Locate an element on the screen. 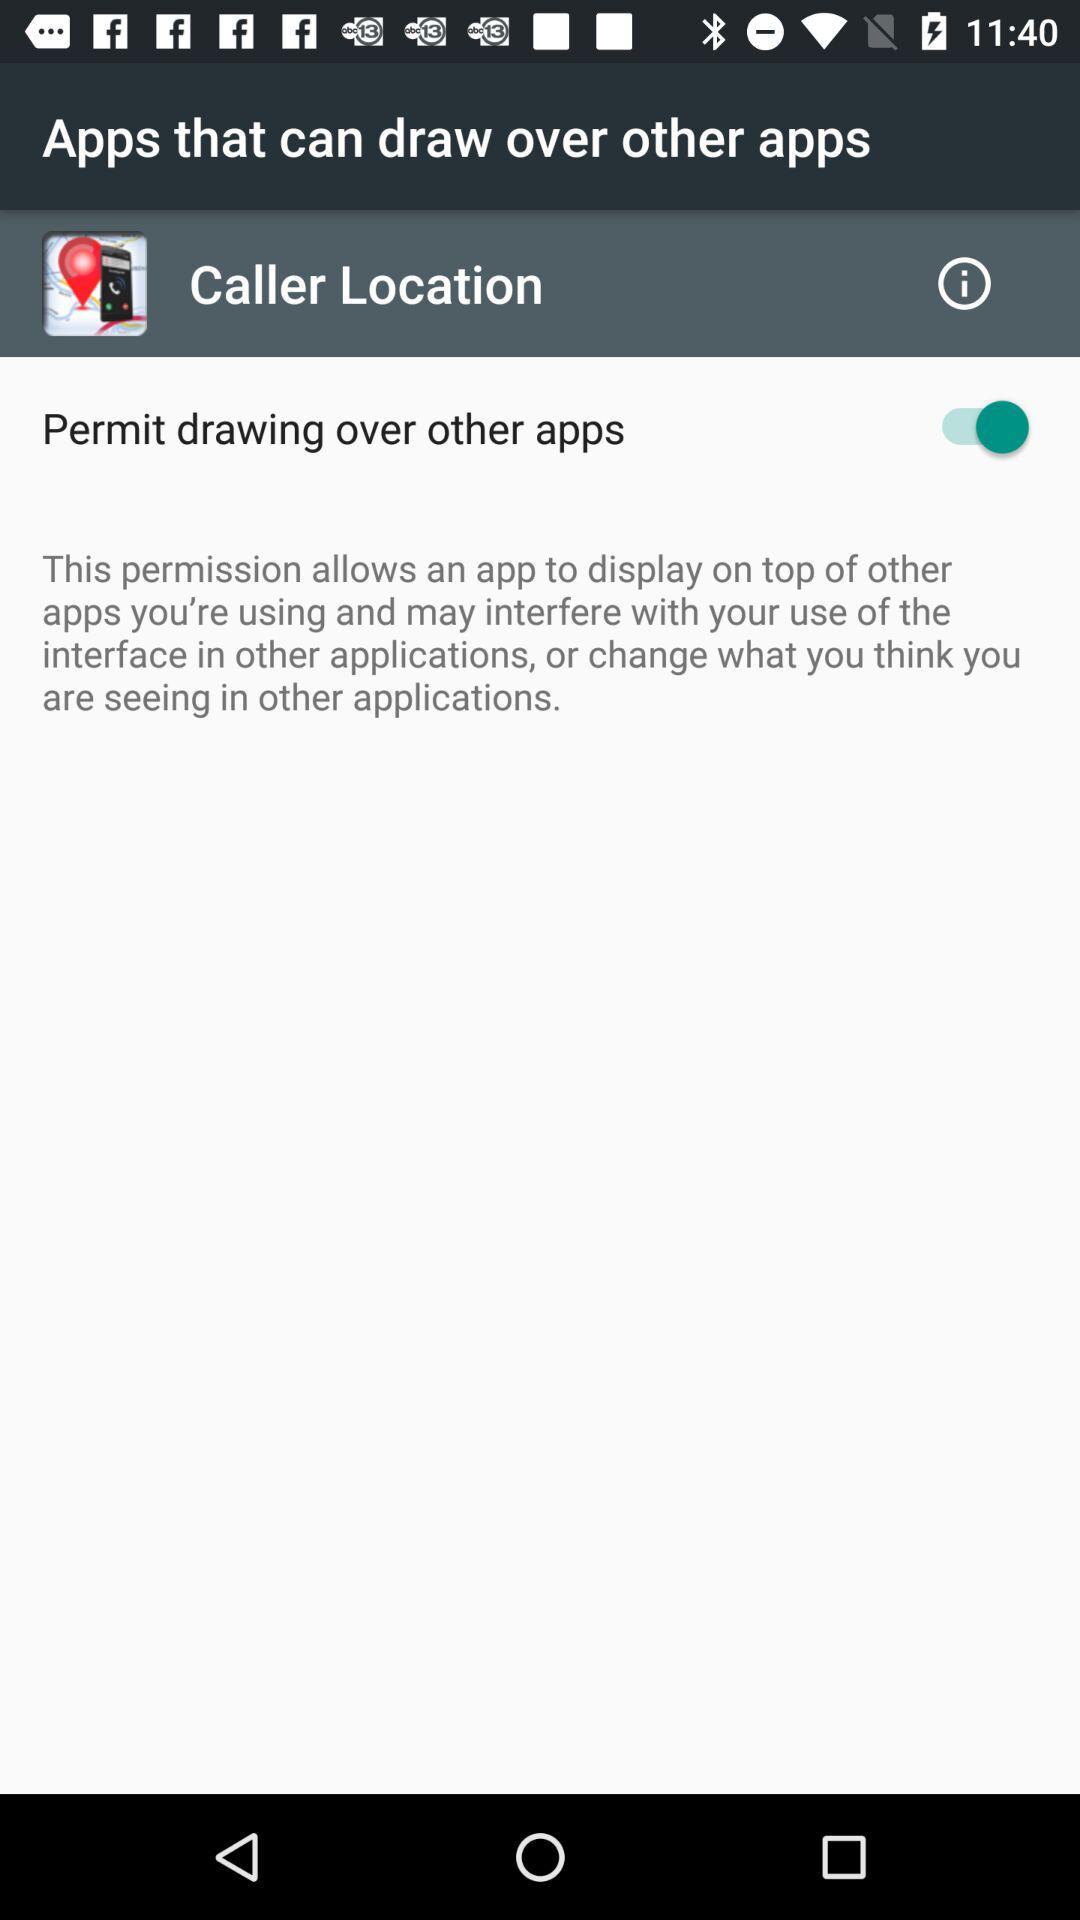 The height and width of the screenshot is (1920, 1080). the permit drawing over icon is located at coordinates (332, 426).